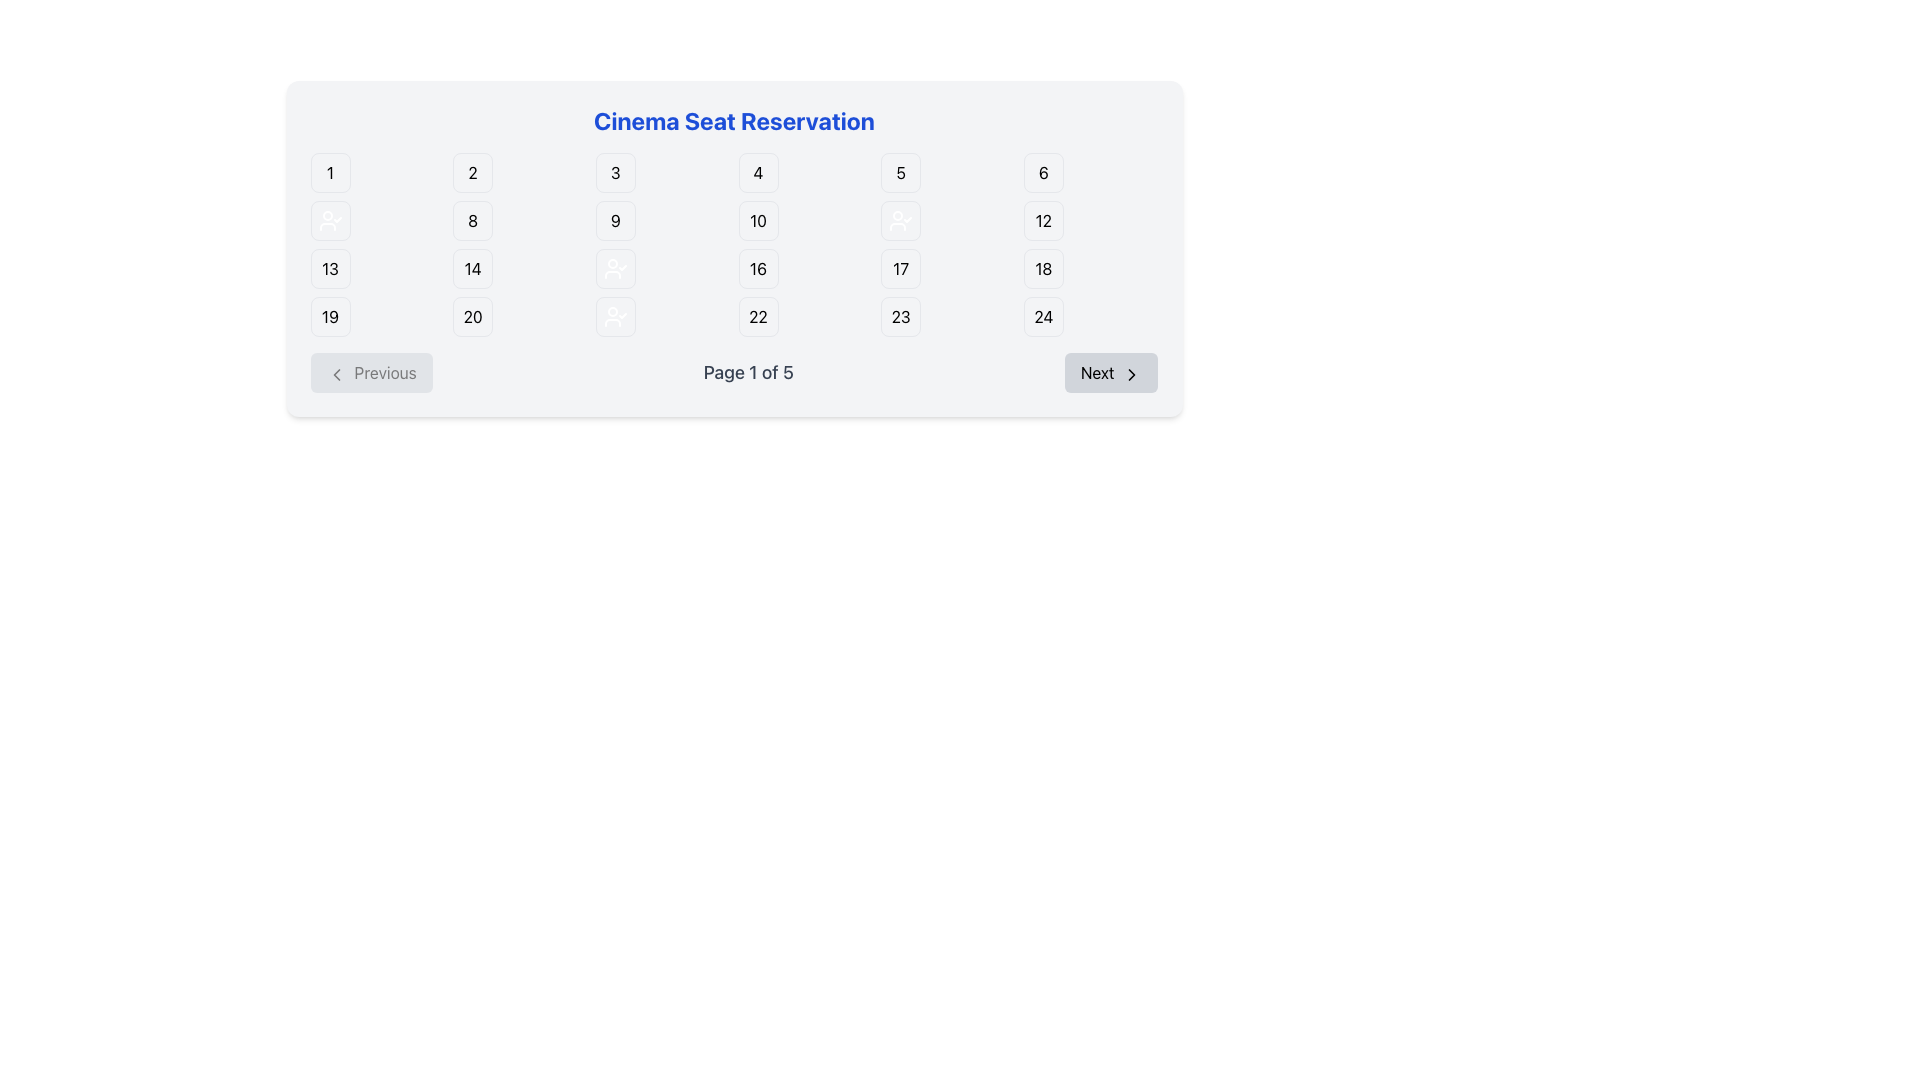  What do you see at coordinates (614, 268) in the screenshot?
I see `the state of the reserved seat button located in the cinema reservation system, identified as the fourth button from the left in the row starting with button '13'` at bounding box center [614, 268].